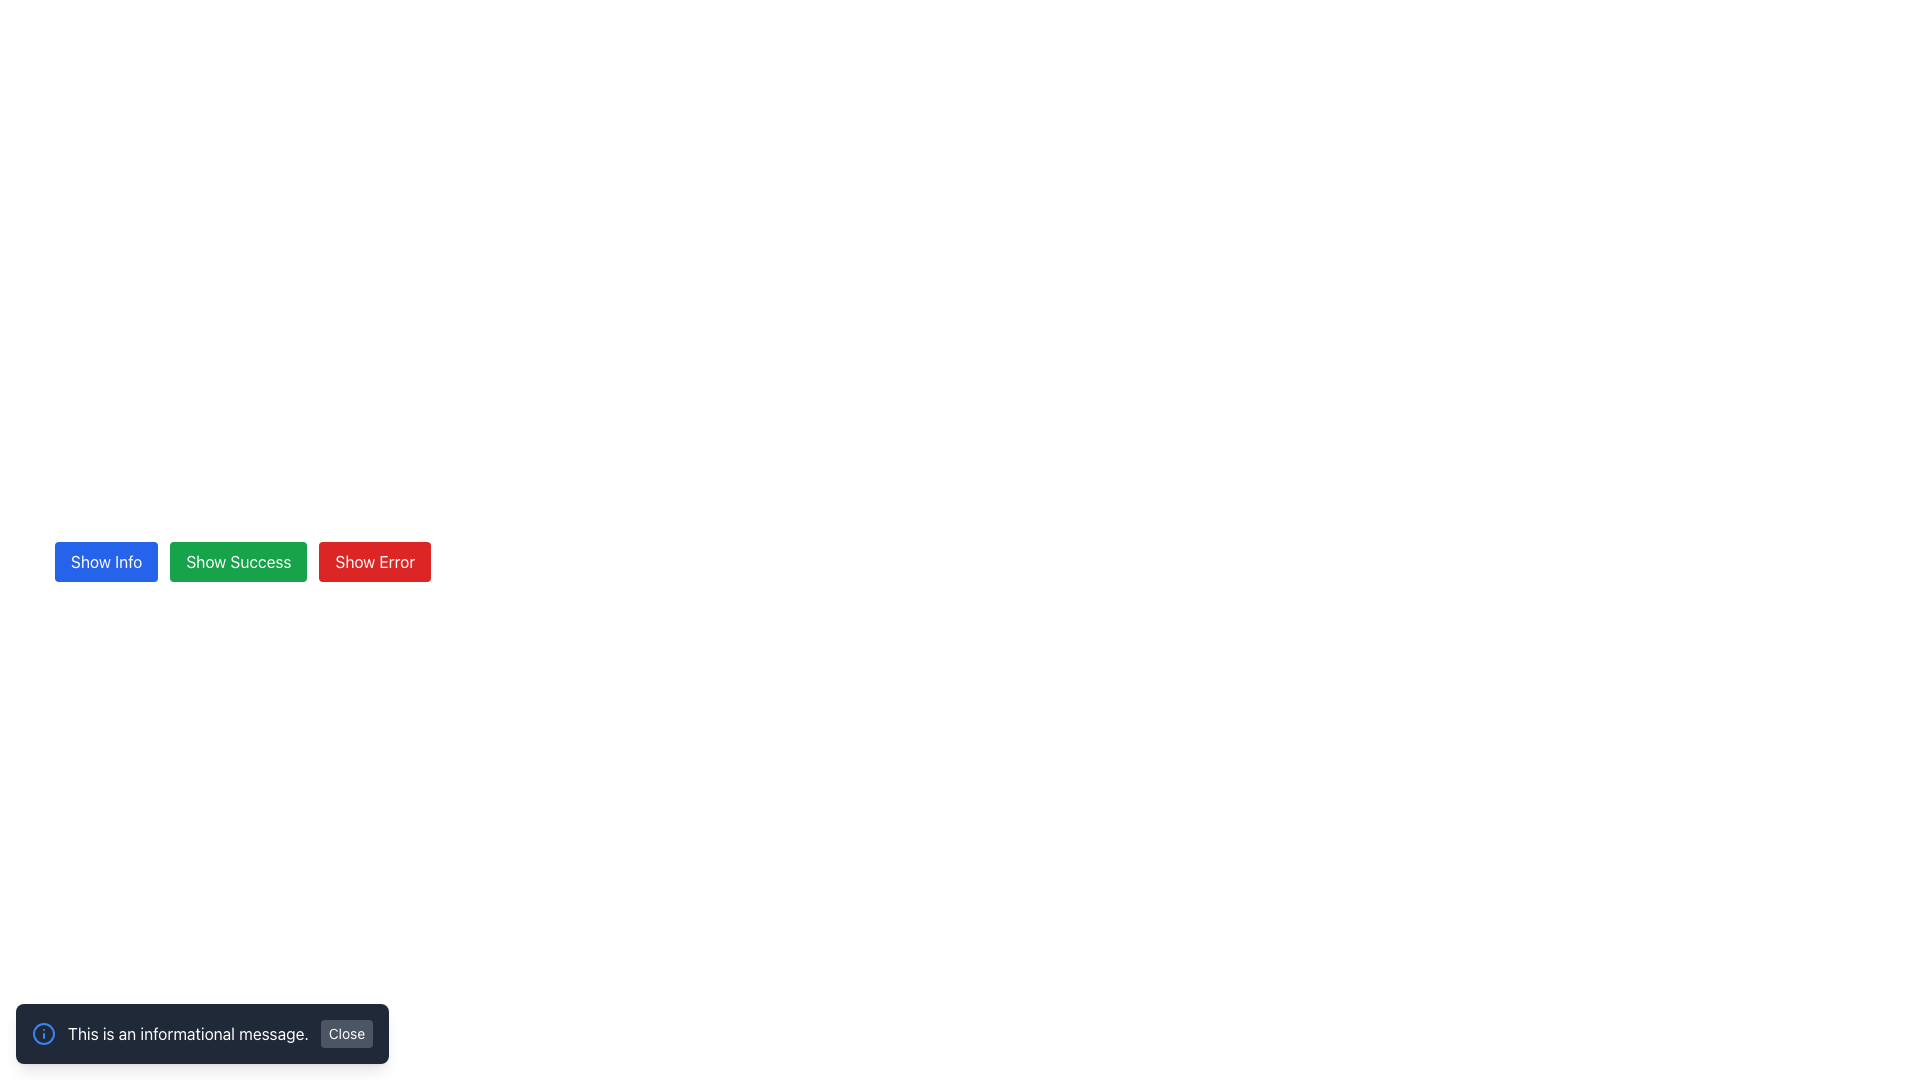  I want to click on the circular blue icon with an 'i' symbol, representing informational context, located on the left within the notification banner at the bottom-left of the interface, so click(43, 1033).